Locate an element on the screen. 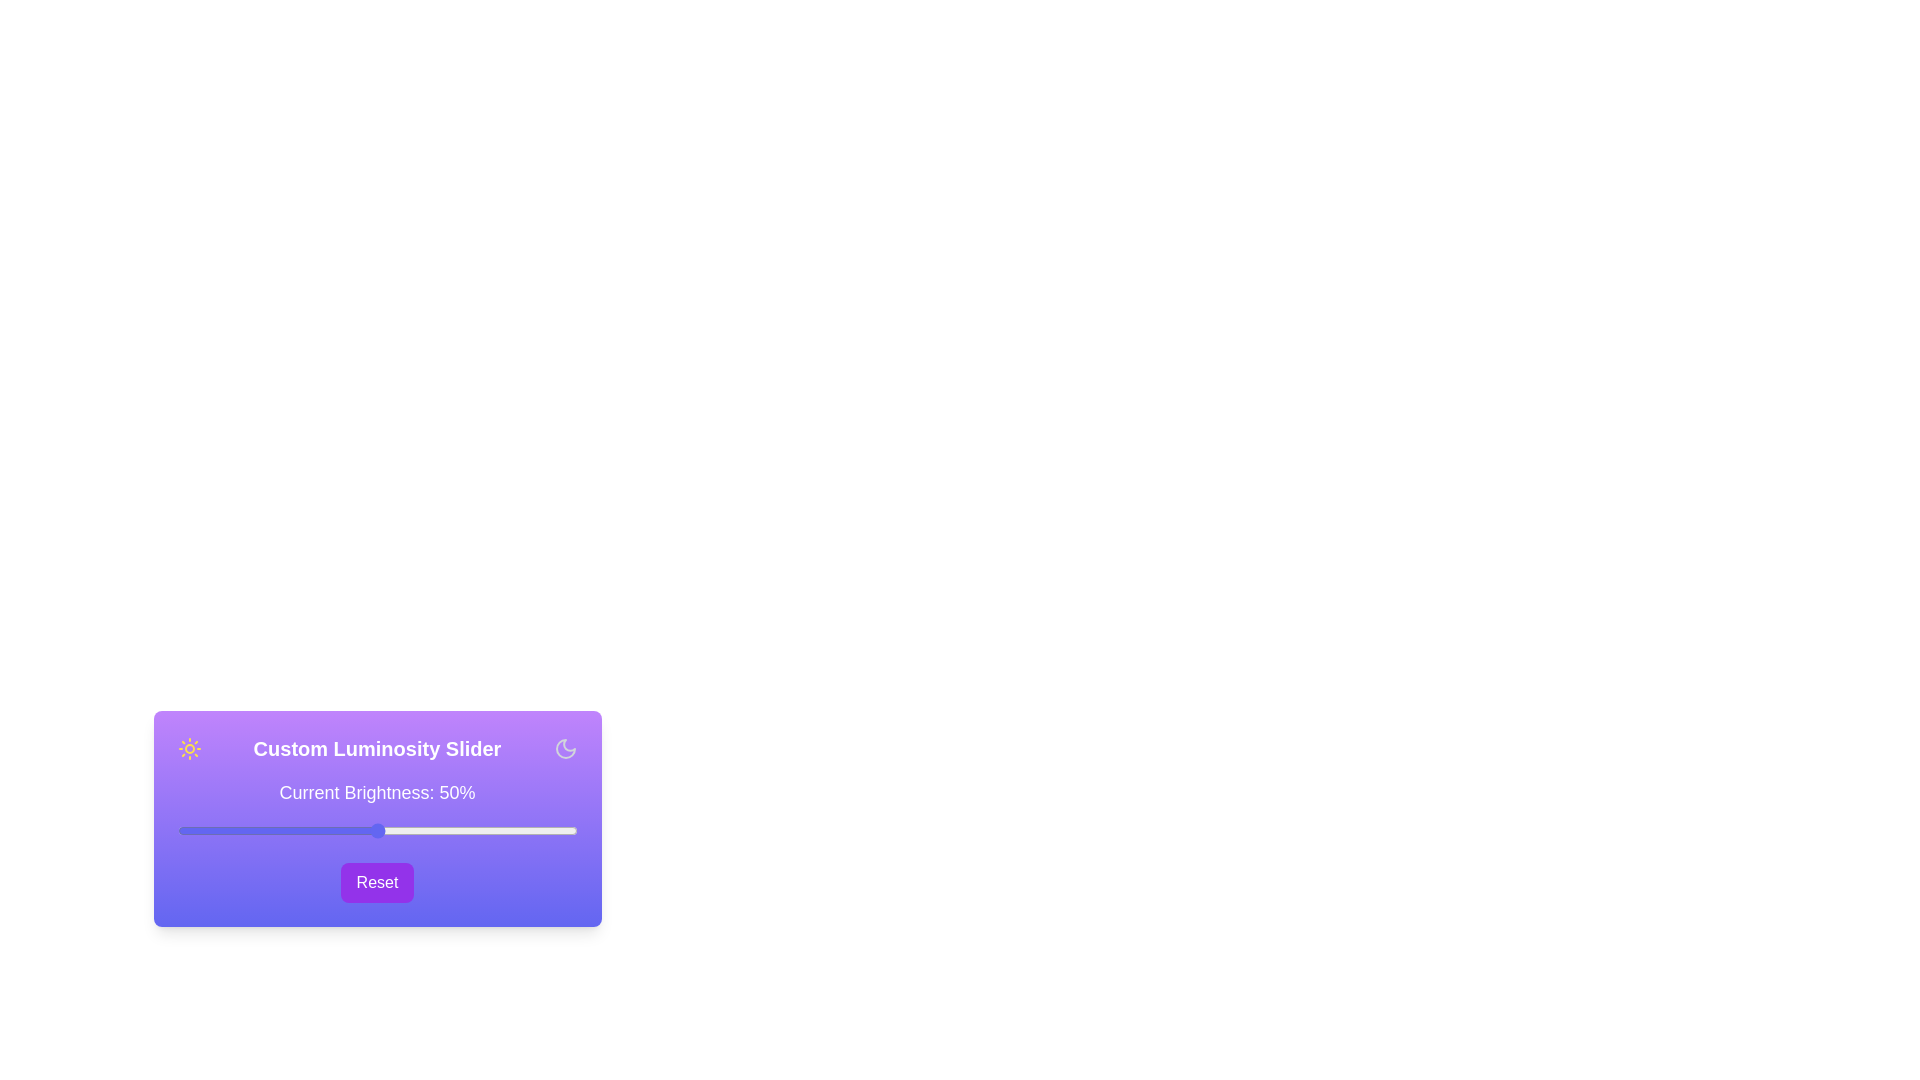 The height and width of the screenshot is (1080, 1920). brightness is located at coordinates (369, 830).